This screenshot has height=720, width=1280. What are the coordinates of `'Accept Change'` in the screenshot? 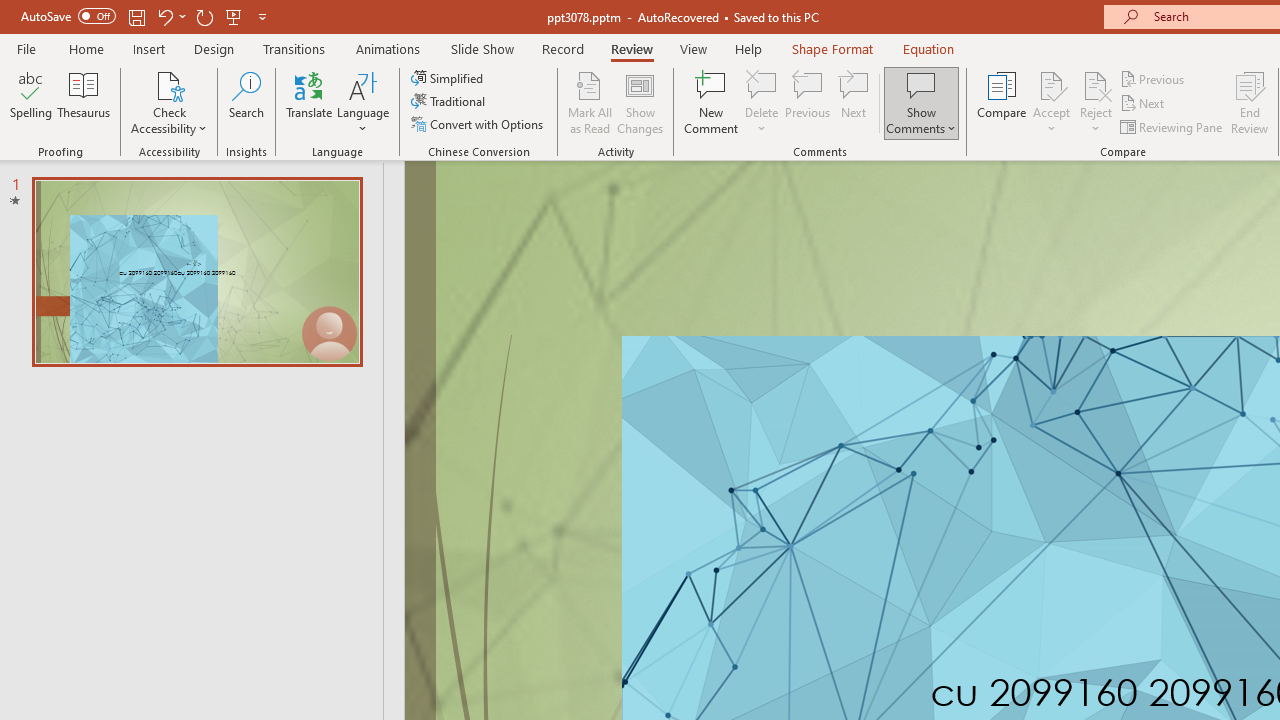 It's located at (1050, 84).